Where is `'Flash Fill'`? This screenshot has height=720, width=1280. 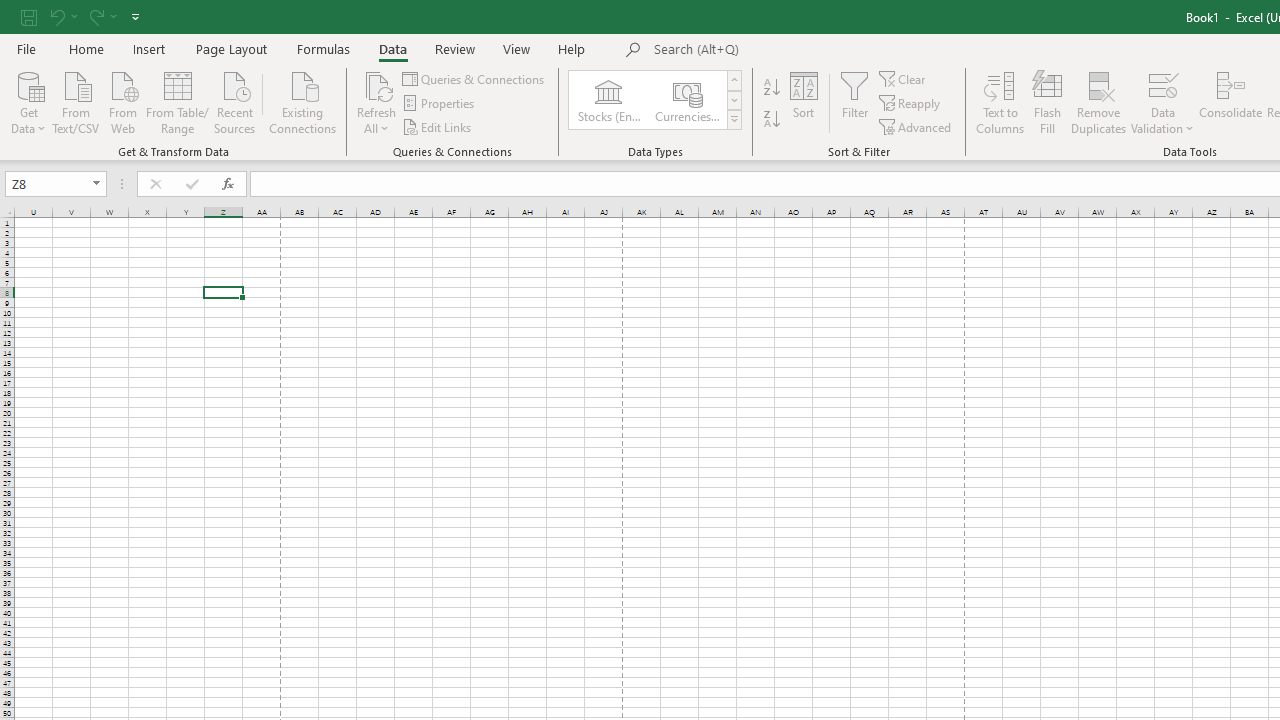 'Flash Fill' is located at coordinates (1046, 103).